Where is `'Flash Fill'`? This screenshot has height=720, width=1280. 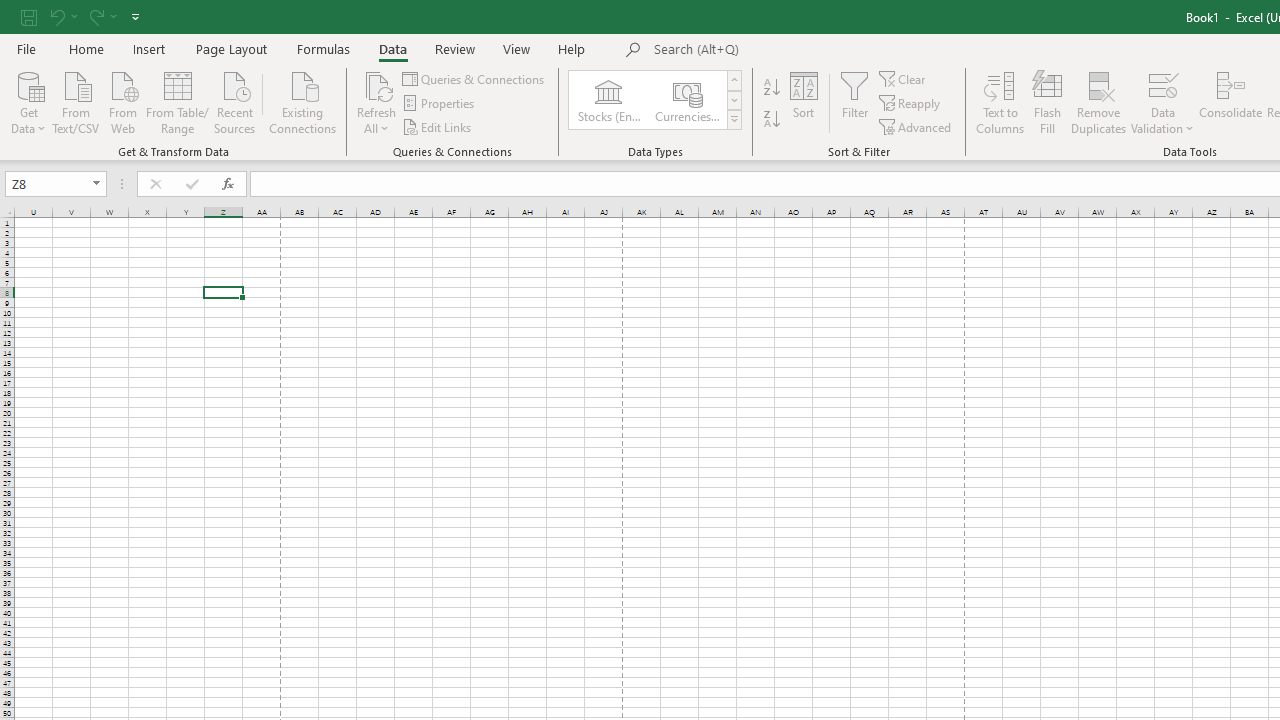 'Flash Fill' is located at coordinates (1046, 103).